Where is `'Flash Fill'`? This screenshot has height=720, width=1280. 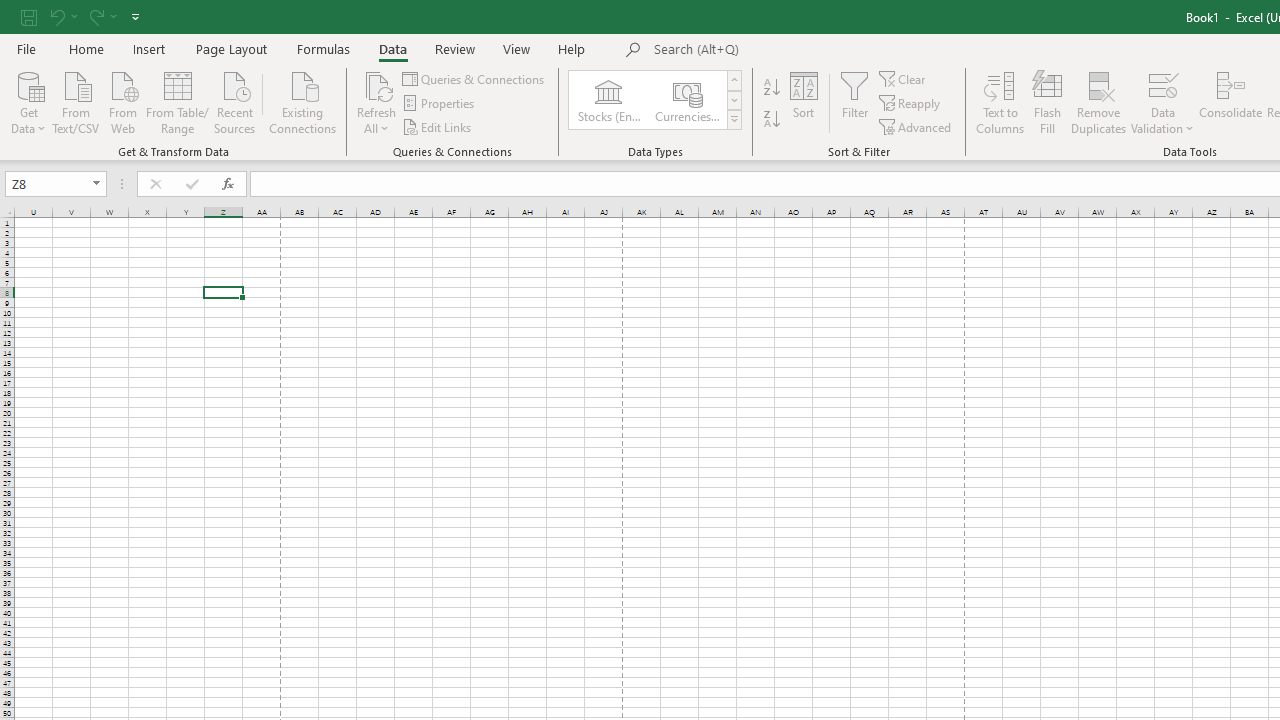 'Flash Fill' is located at coordinates (1046, 103).